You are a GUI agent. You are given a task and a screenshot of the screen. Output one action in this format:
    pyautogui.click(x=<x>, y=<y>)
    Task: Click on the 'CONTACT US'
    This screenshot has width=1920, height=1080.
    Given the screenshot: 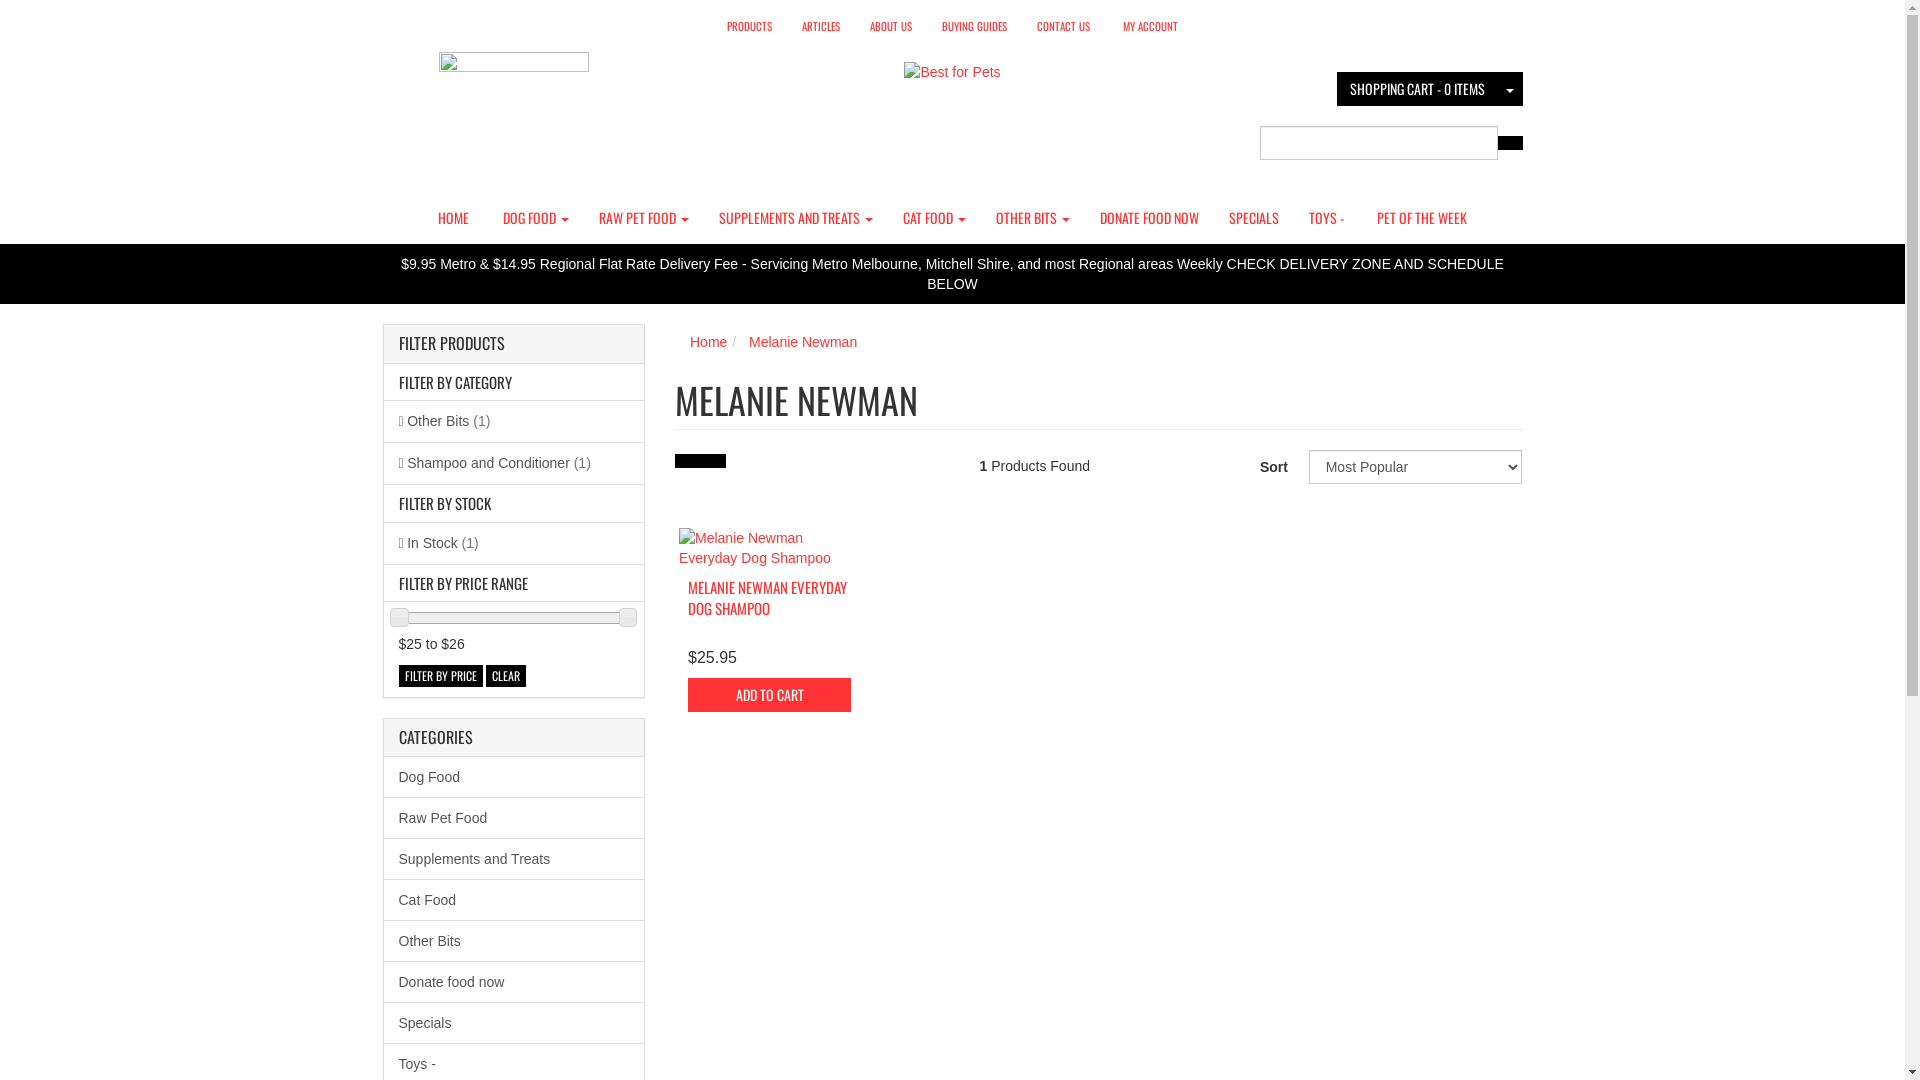 What is the action you would take?
    pyautogui.click(x=1062, y=26)
    